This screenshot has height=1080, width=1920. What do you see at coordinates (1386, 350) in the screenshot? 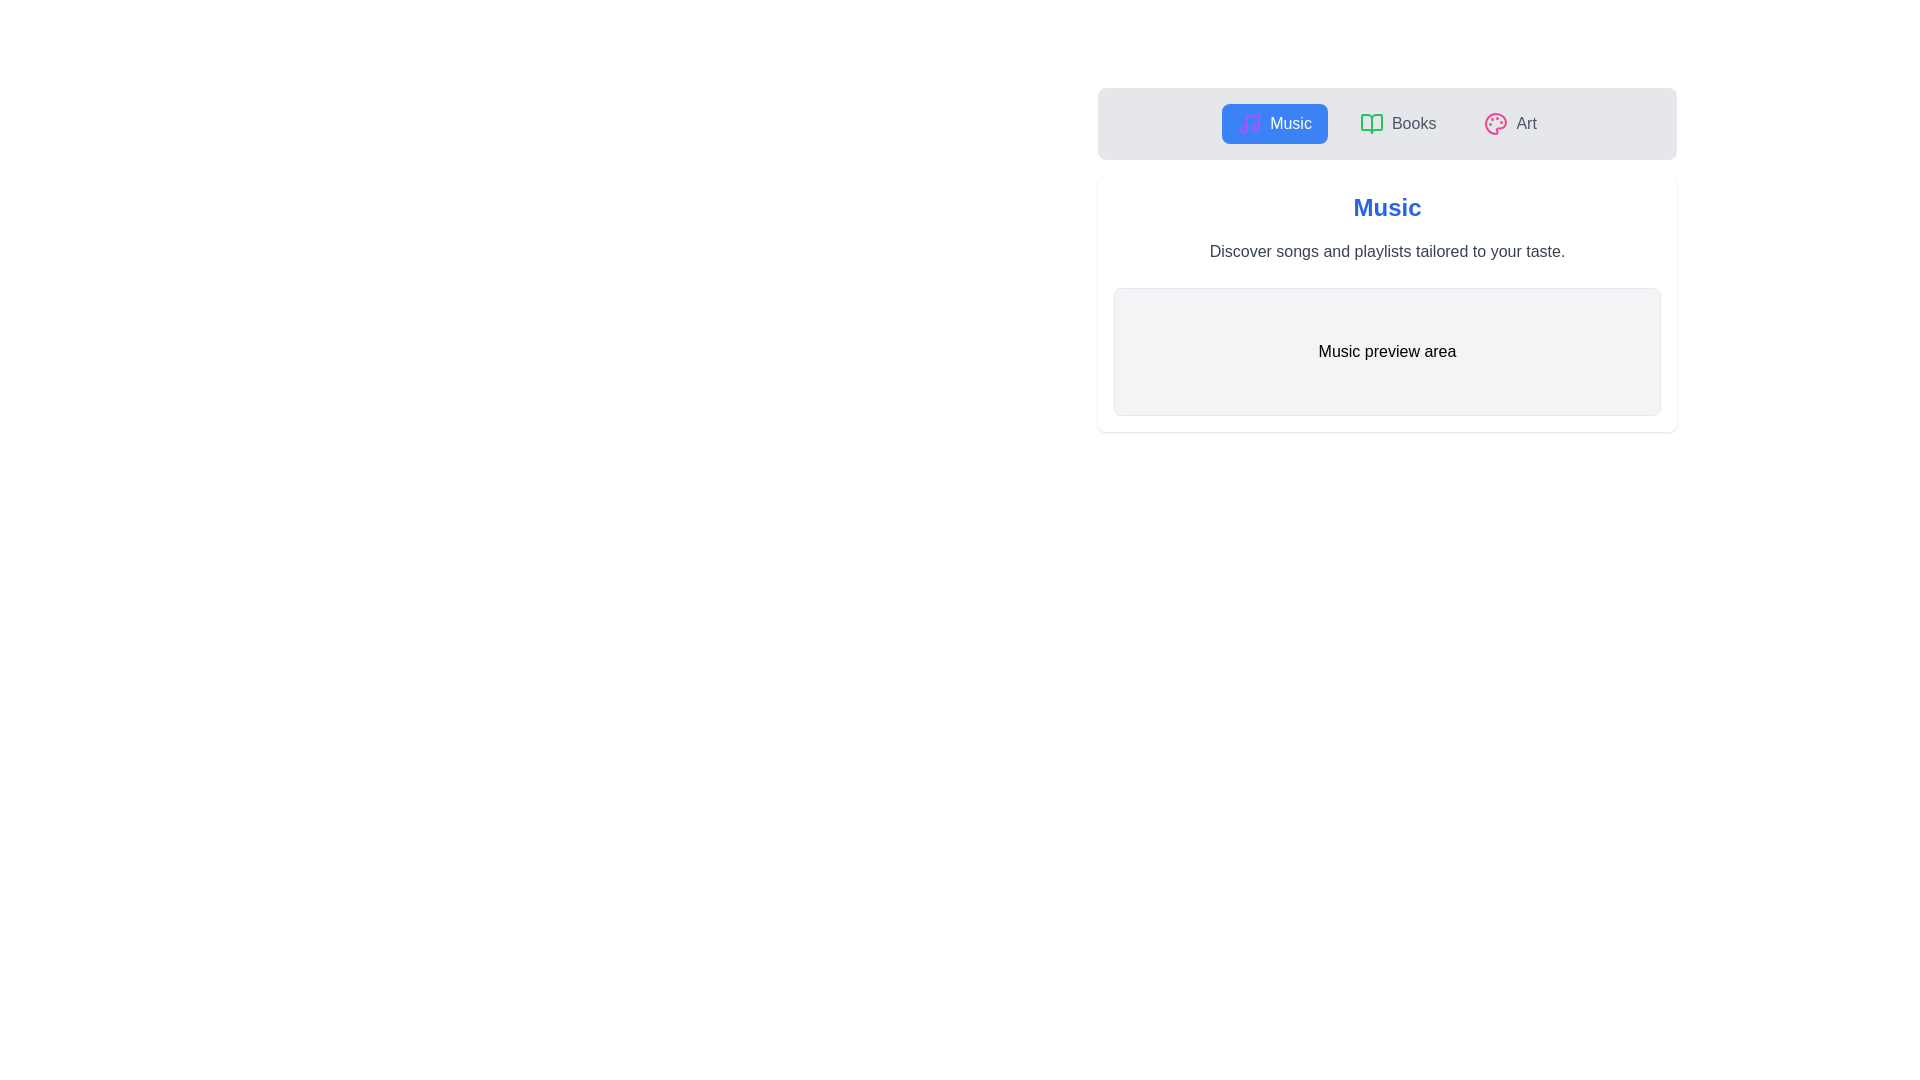
I see `the preview area of the active tab` at bounding box center [1386, 350].